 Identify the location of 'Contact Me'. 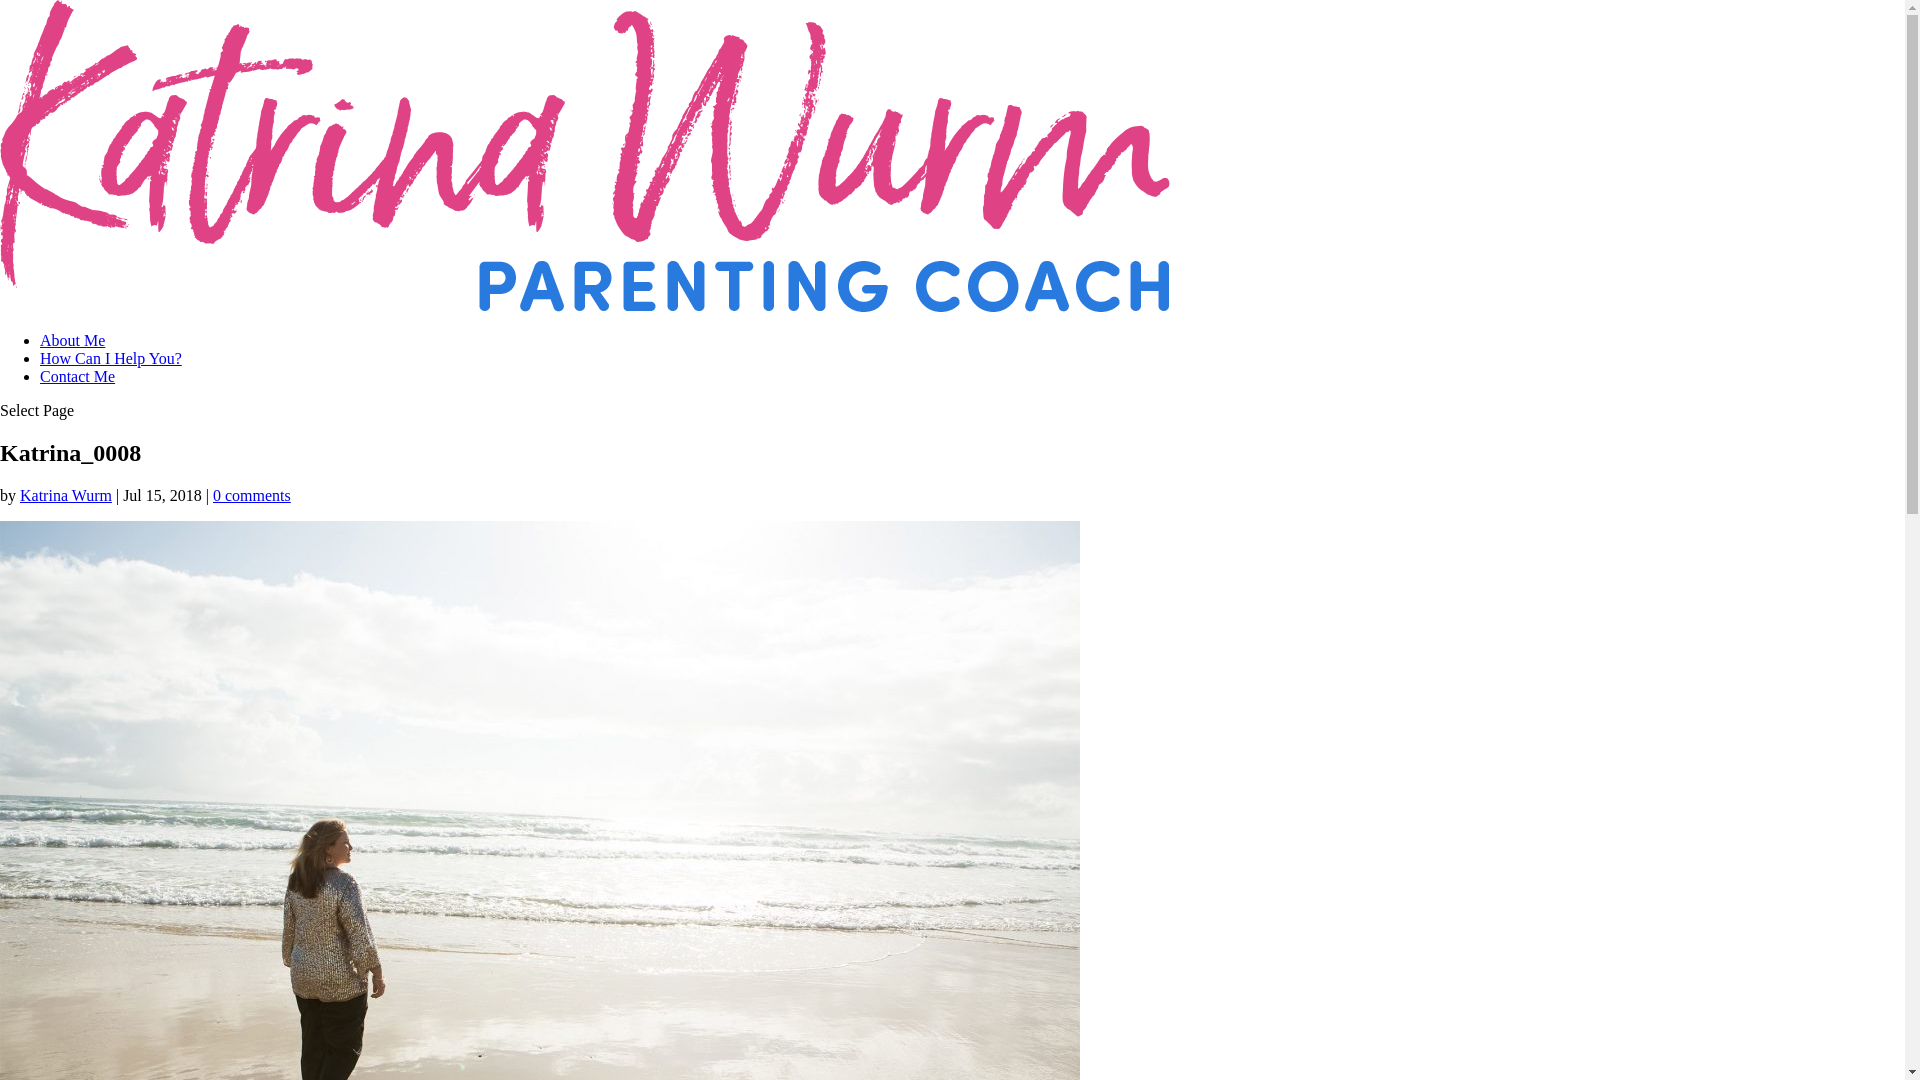
(77, 376).